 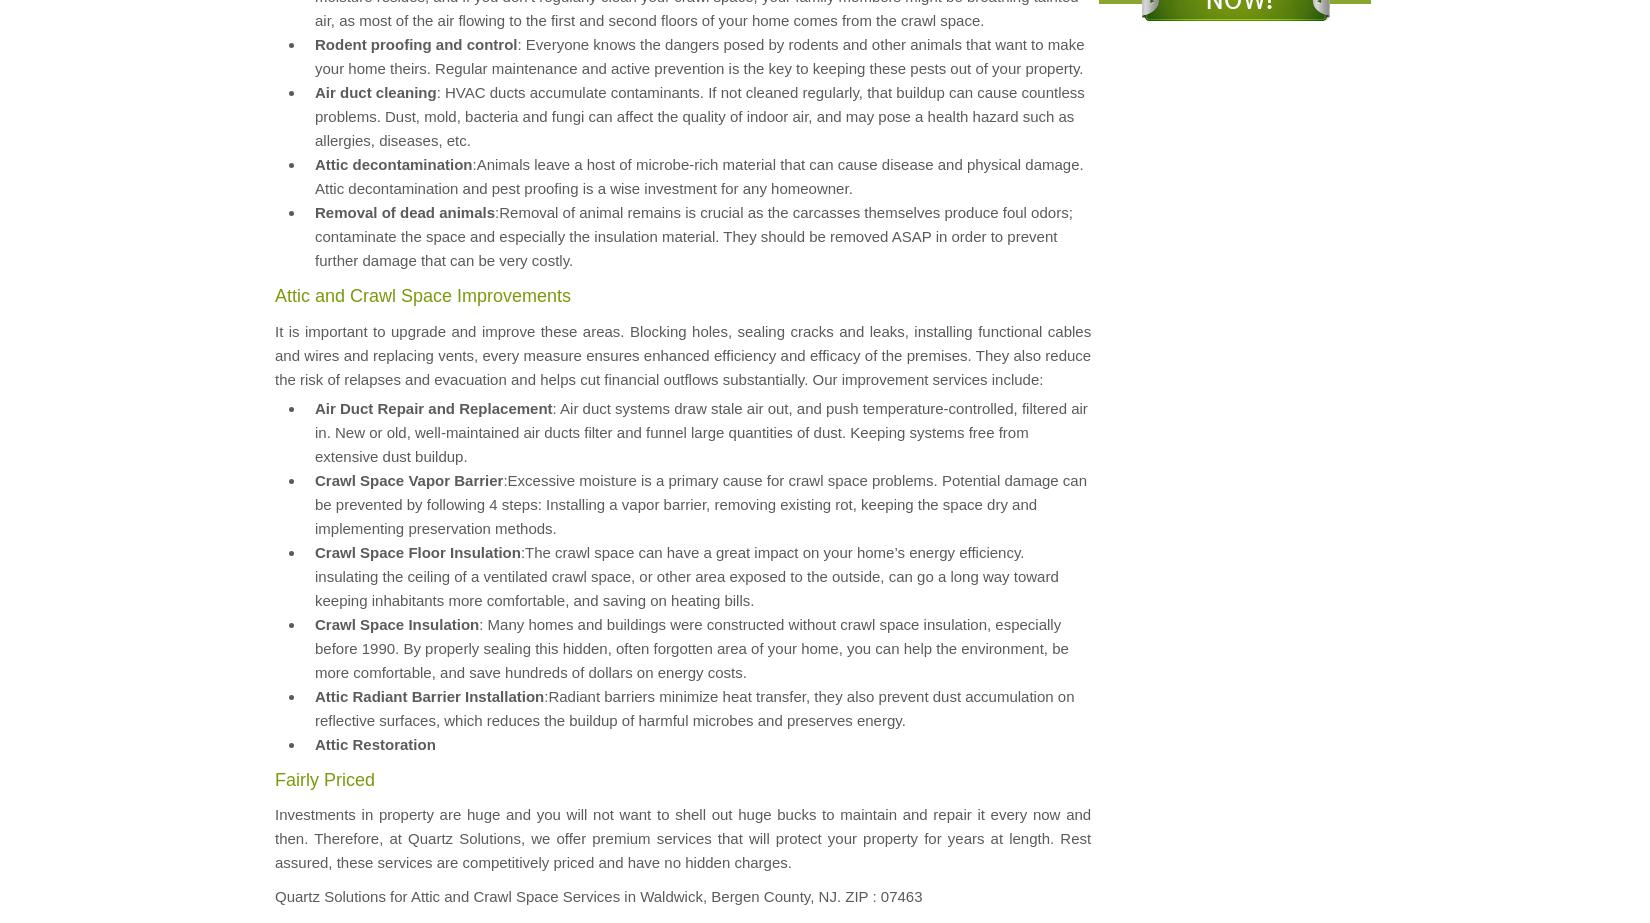 What do you see at coordinates (416, 550) in the screenshot?
I see `'Crawl Space Floor Insulation'` at bounding box center [416, 550].